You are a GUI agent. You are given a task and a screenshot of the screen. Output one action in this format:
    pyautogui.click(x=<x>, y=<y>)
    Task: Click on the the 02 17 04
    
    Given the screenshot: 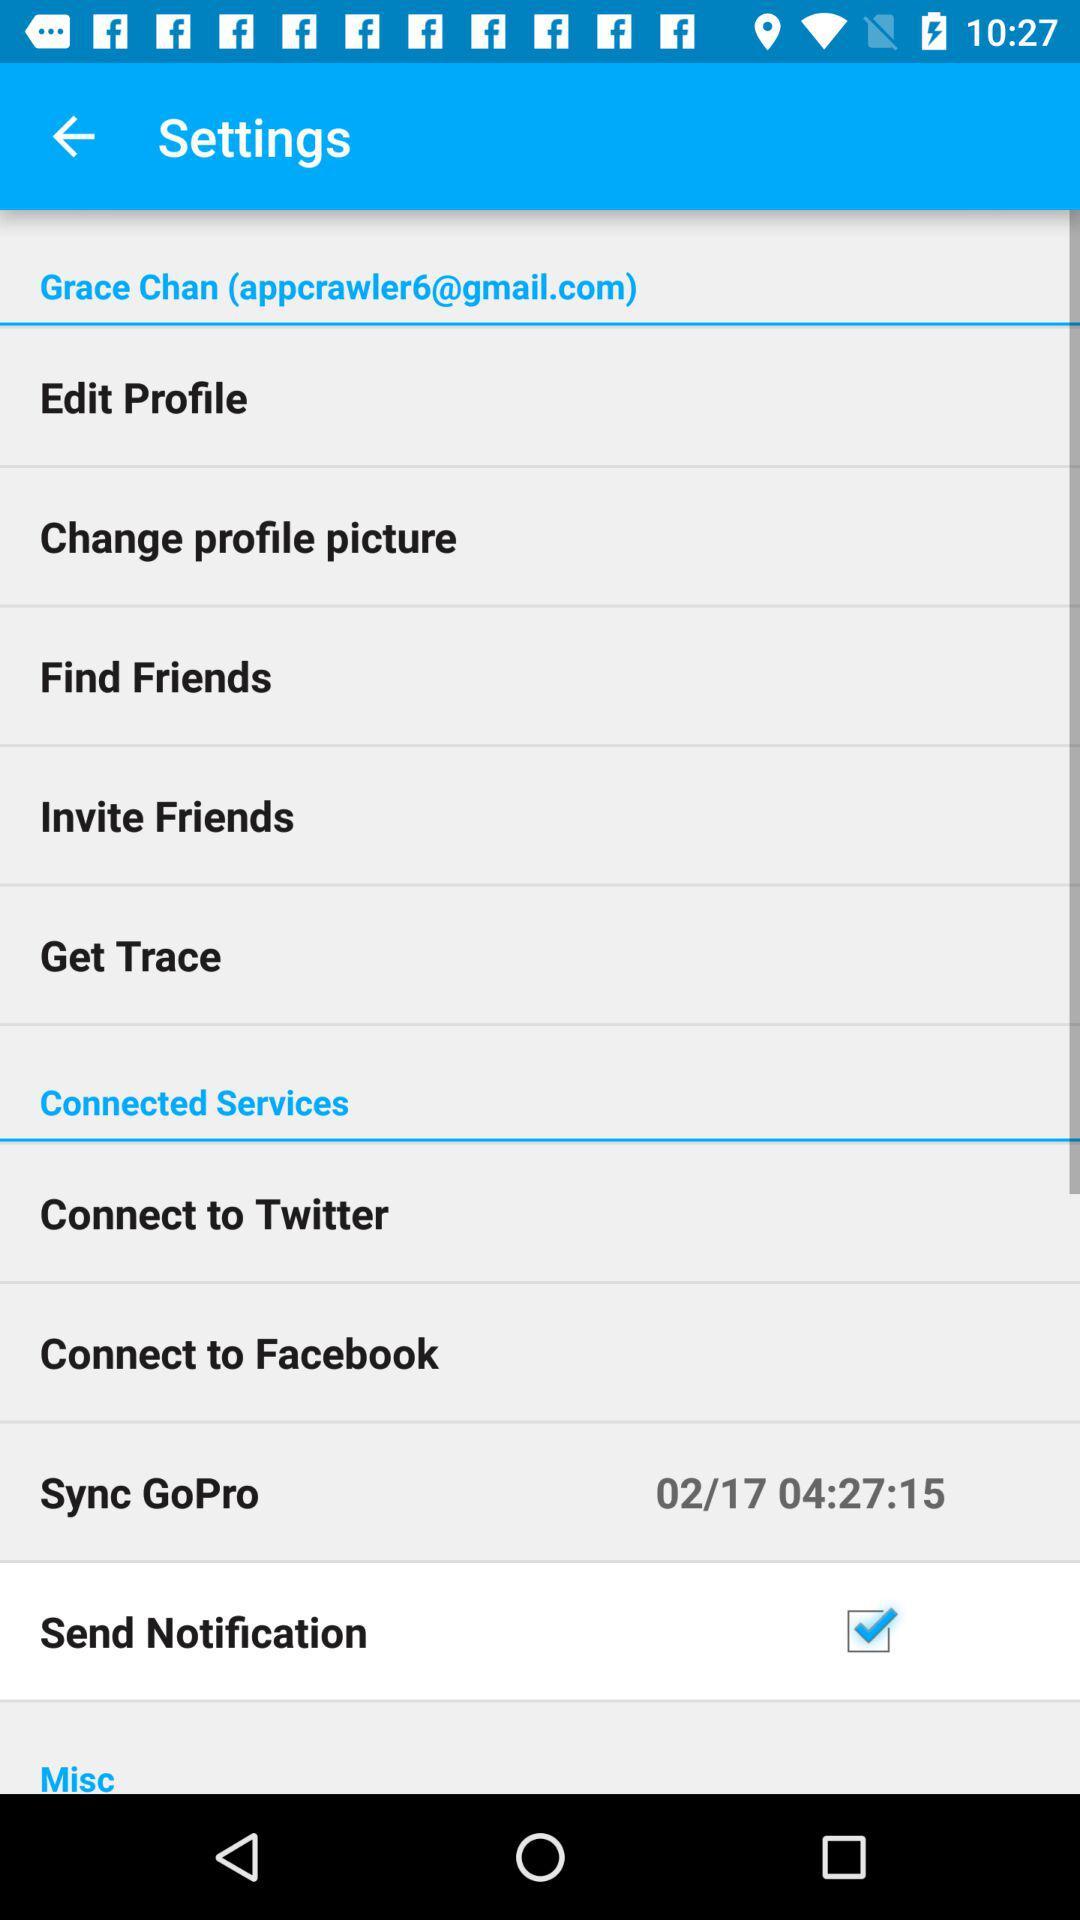 What is the action you would take?
    pyautogui.click(x=847, y=1491)
    